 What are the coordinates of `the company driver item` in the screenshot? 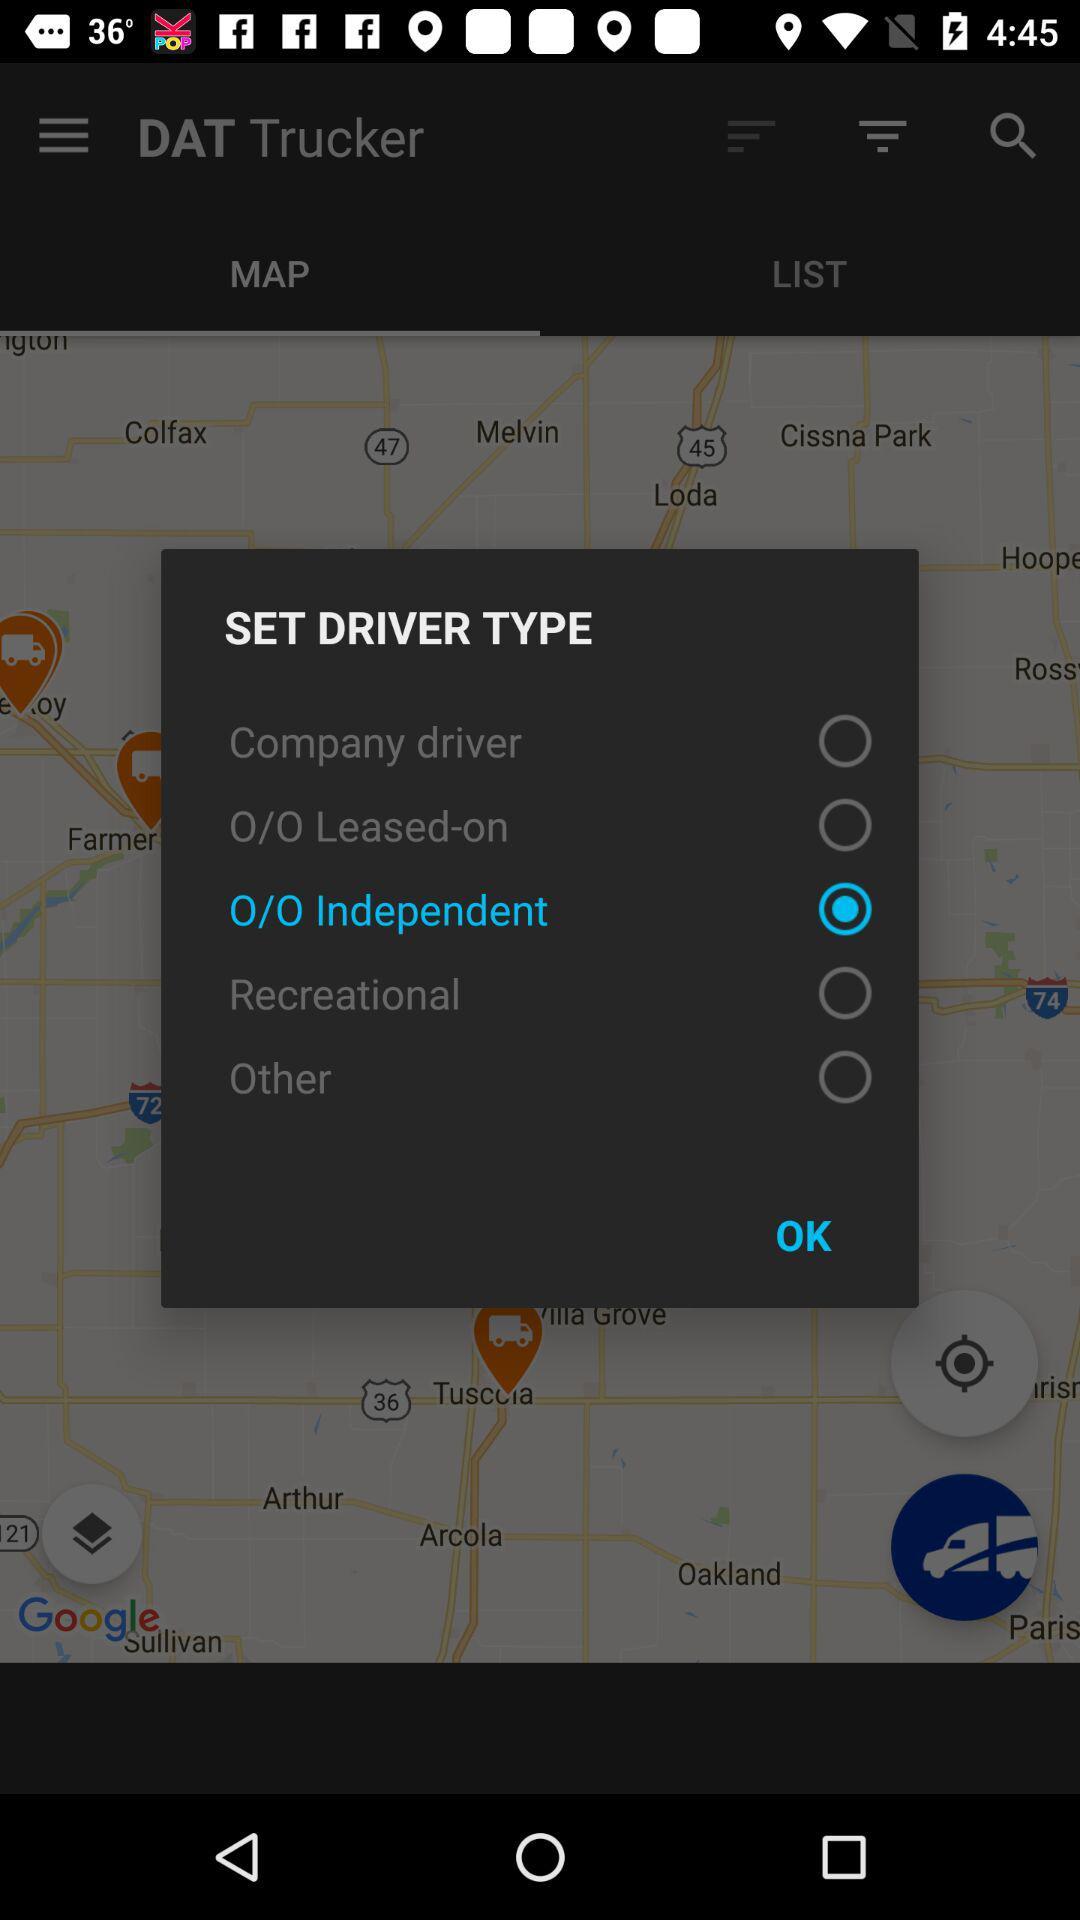 It's located at (540, 739).